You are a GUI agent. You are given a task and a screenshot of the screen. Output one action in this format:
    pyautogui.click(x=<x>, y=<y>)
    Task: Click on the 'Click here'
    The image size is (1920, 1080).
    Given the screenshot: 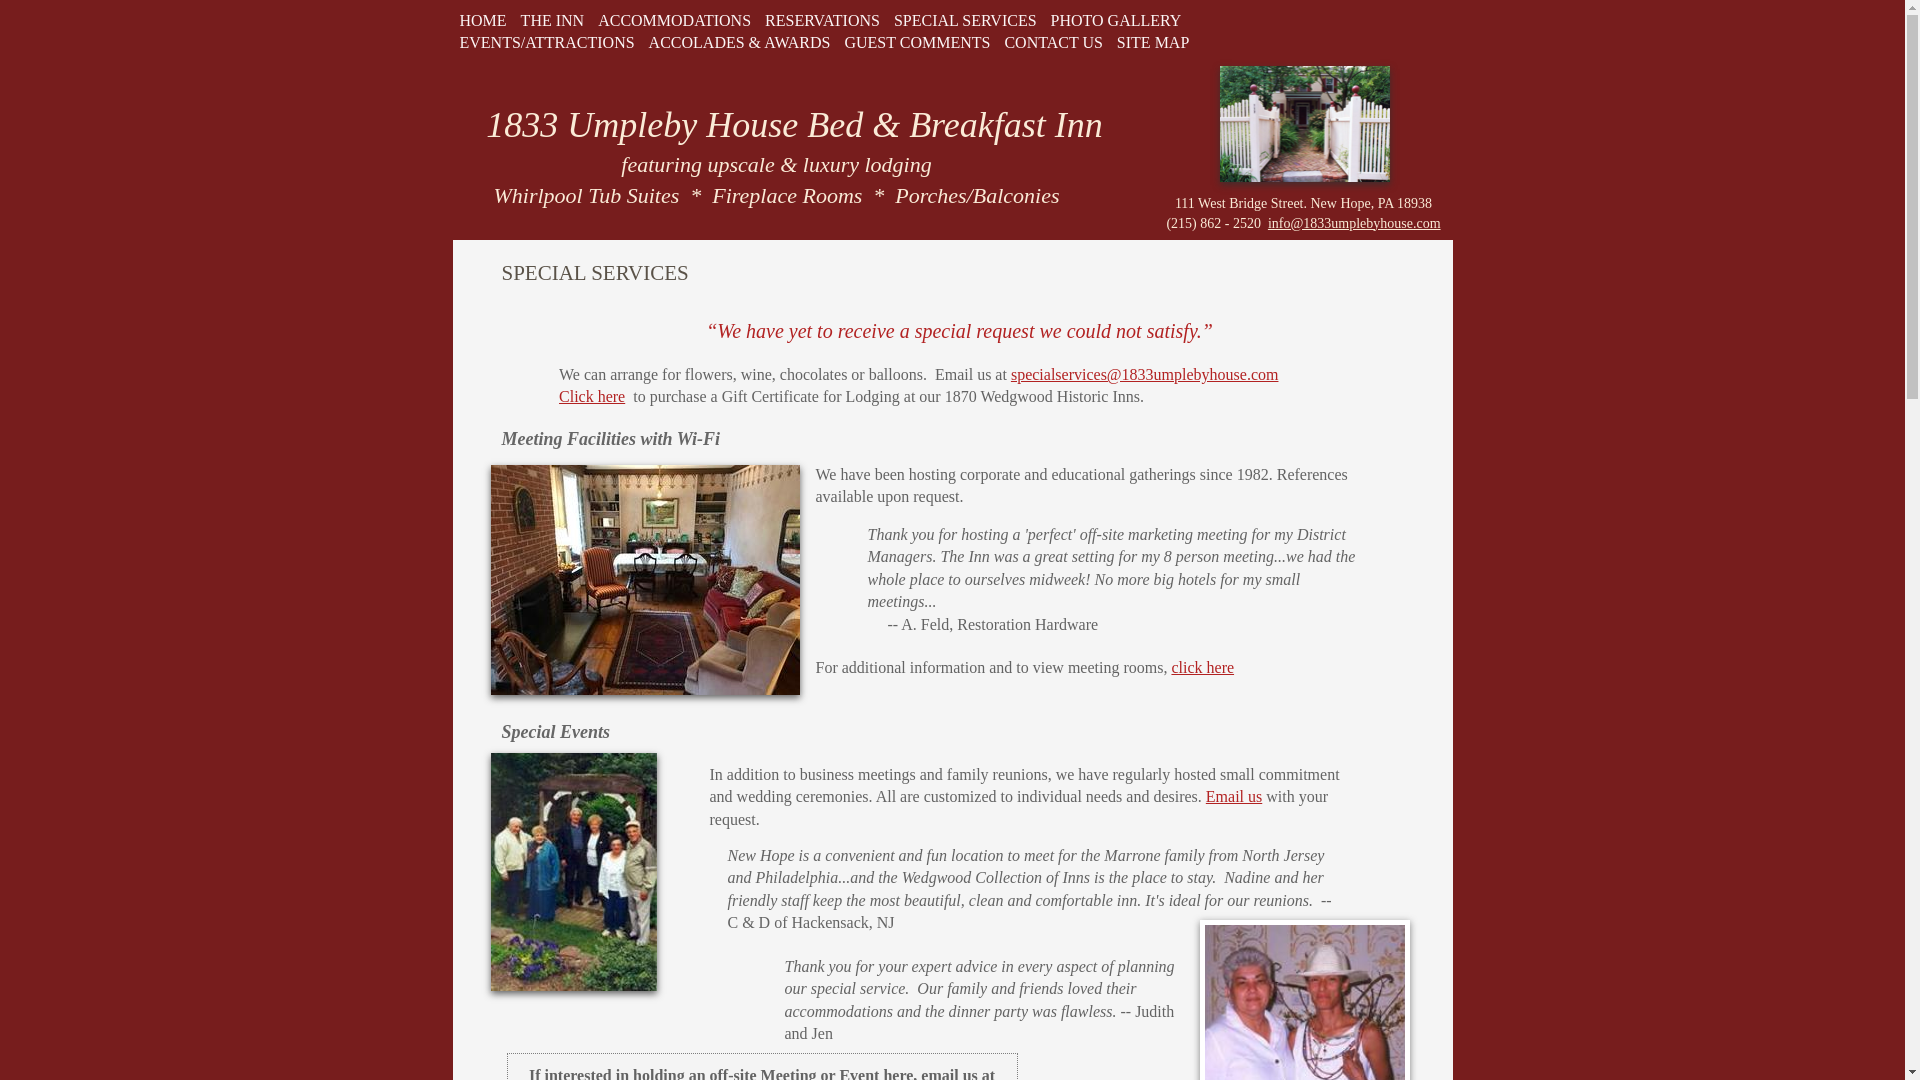 What is the action you would take?
    pyautogui.click(x=590, y=396)
    